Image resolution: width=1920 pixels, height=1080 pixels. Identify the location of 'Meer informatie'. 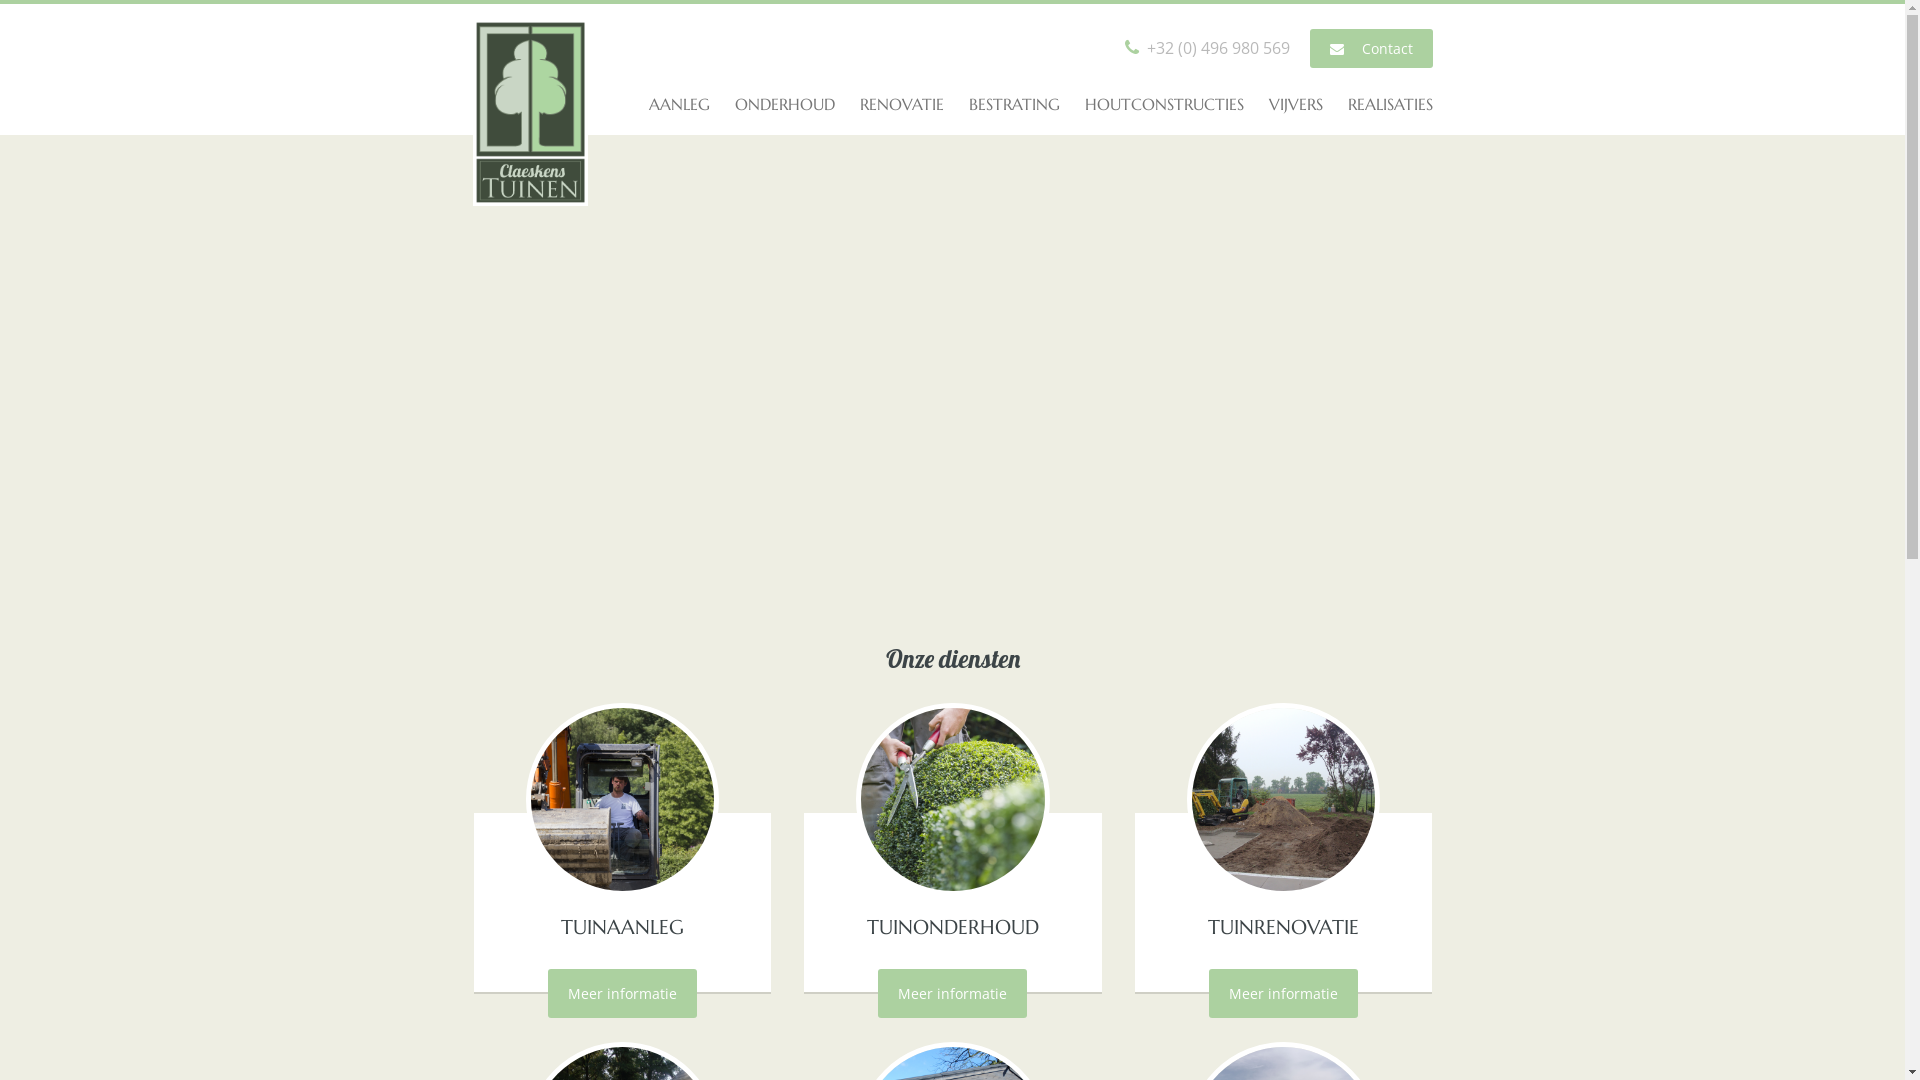
(621, 993).